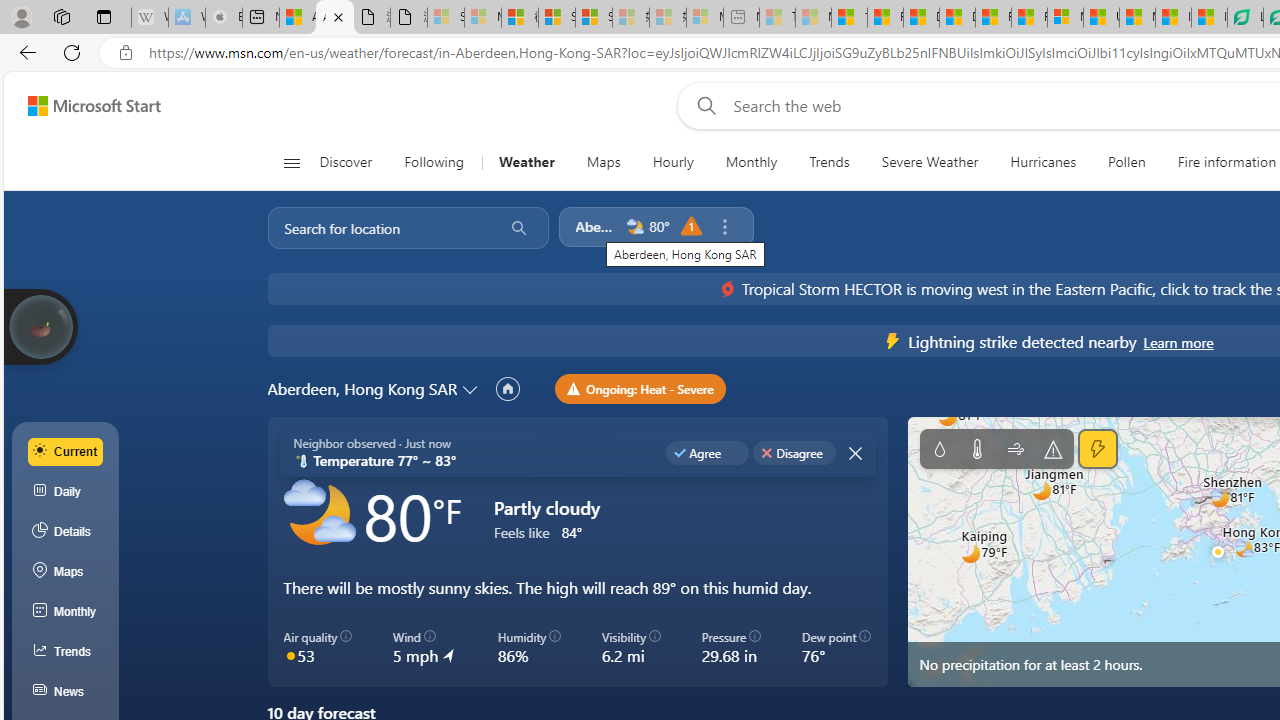 The image size is (1280, 720). I want to click on 'Class: aqiColorCycle-DS-EntryPoint1-1', so click(289, 654).